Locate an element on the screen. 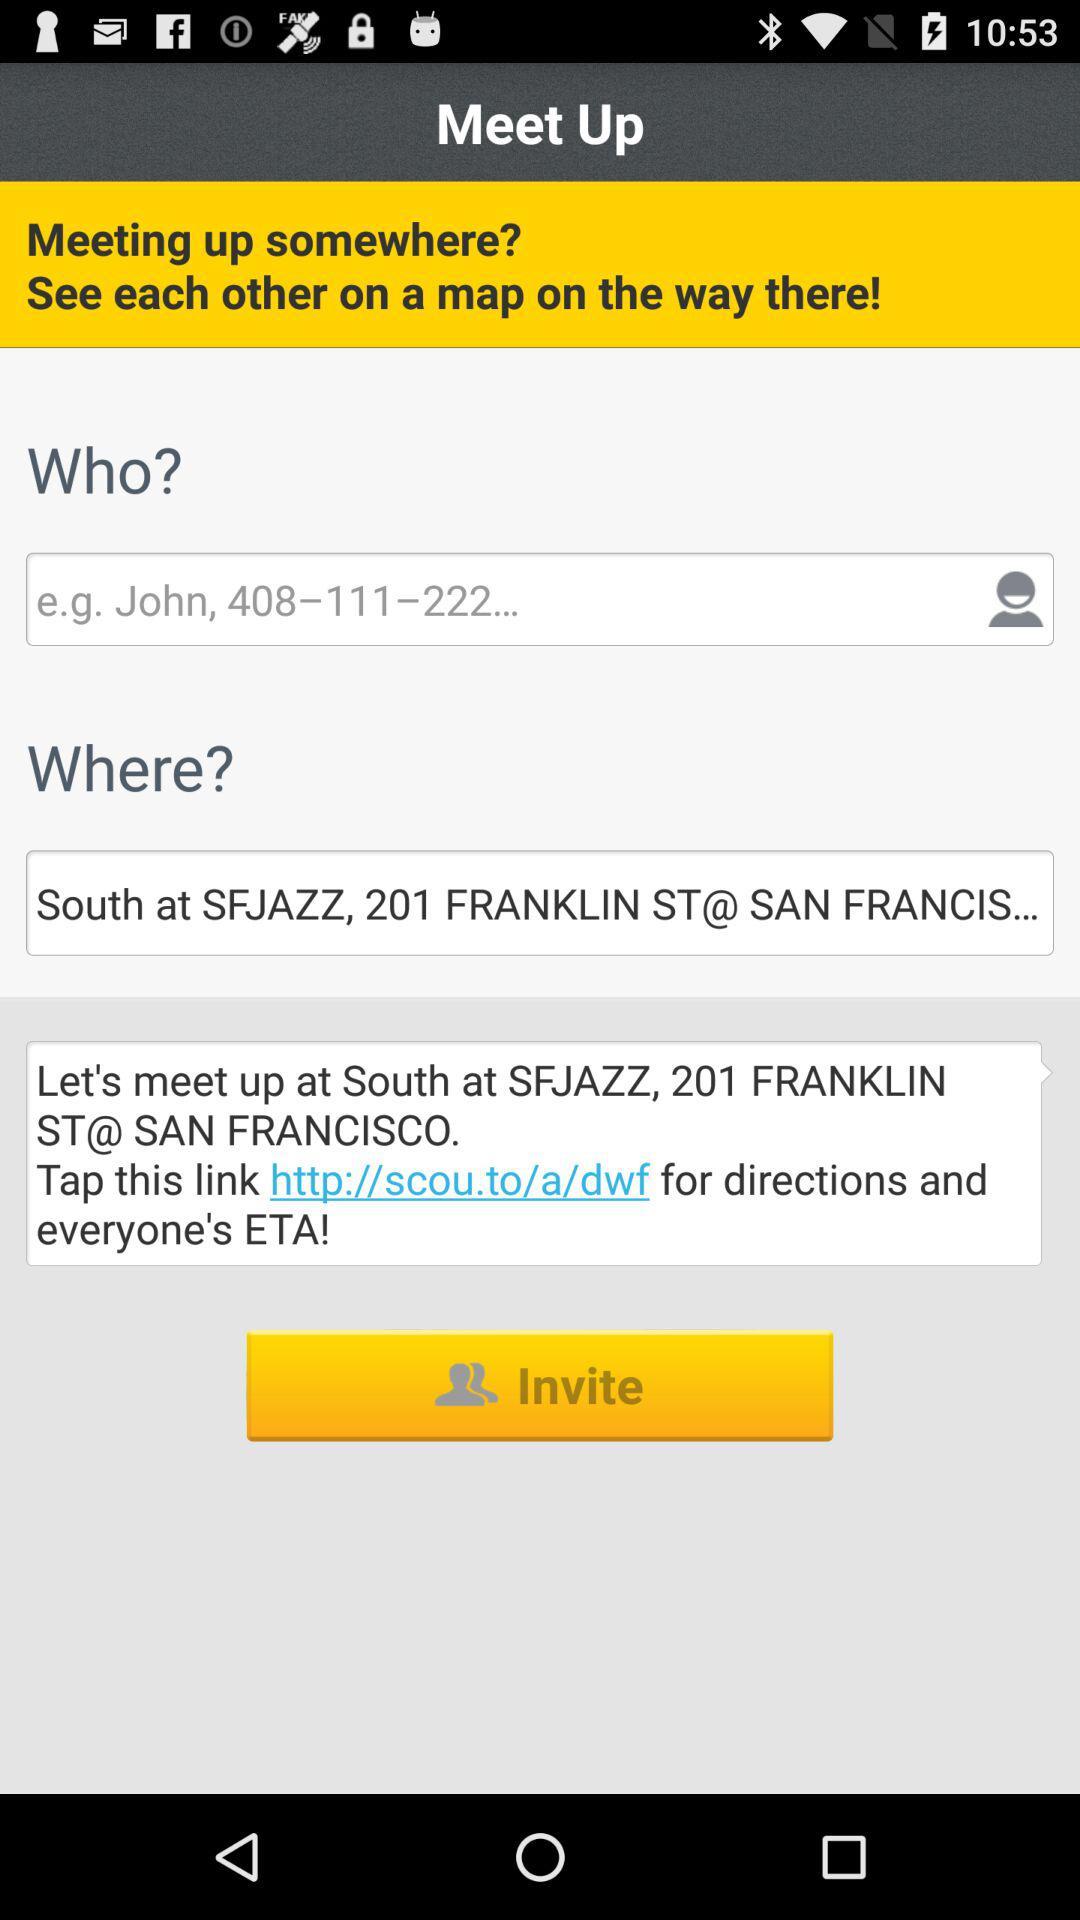 The height and width of the screenshot is (1920, 1080). type name of person is located at coordinates (277, 598).